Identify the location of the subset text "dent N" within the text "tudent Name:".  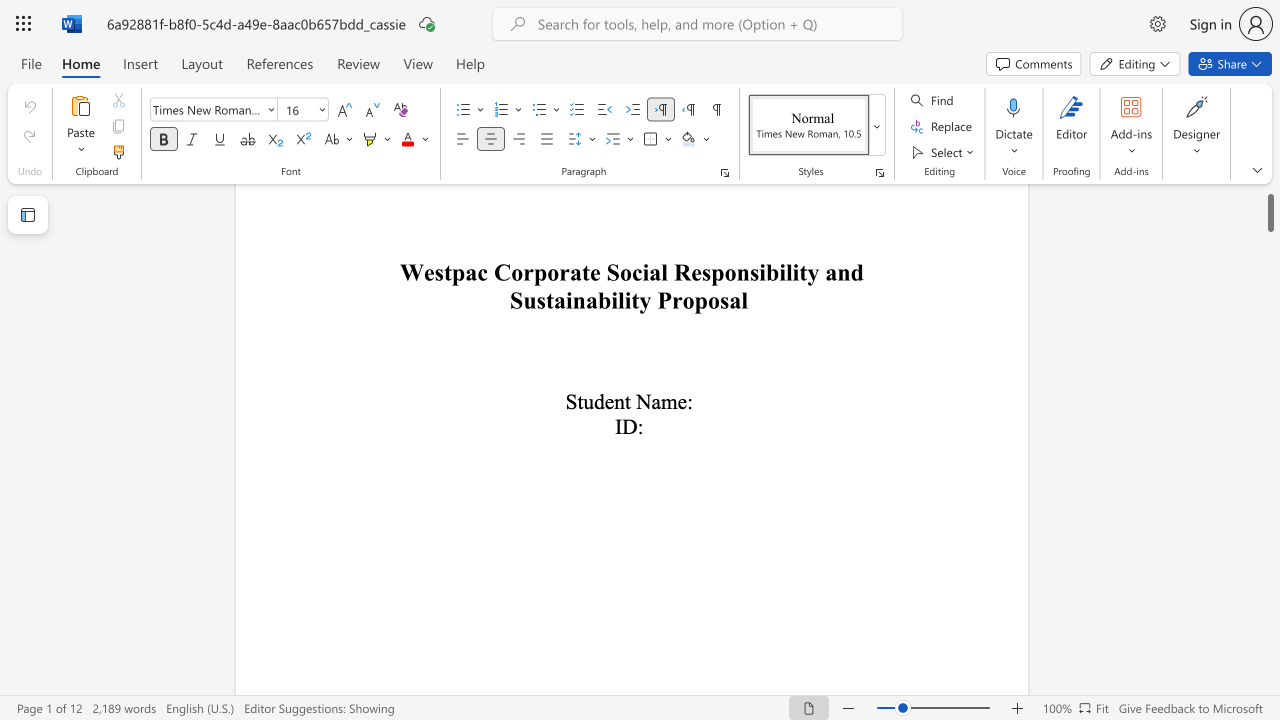
(593, 401).